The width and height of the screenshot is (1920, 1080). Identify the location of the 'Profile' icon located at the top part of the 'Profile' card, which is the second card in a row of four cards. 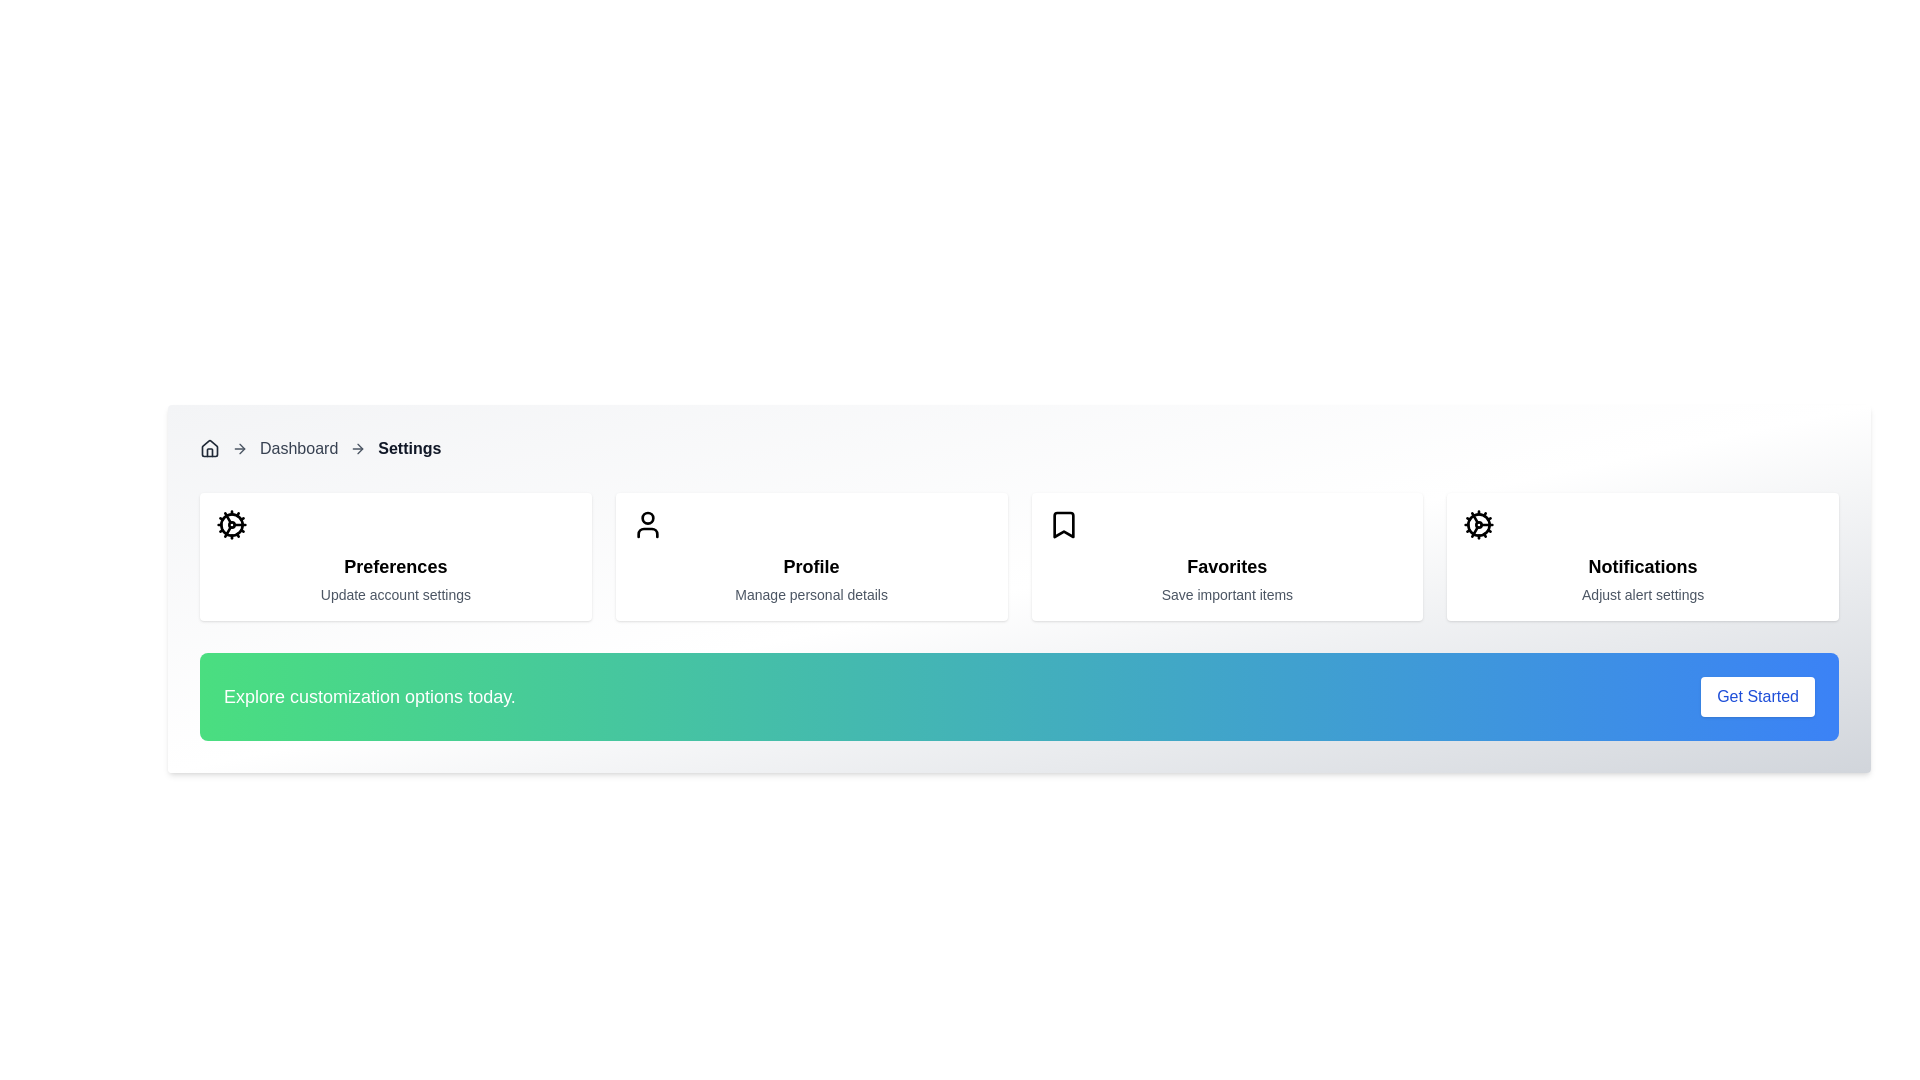
(647, 523).